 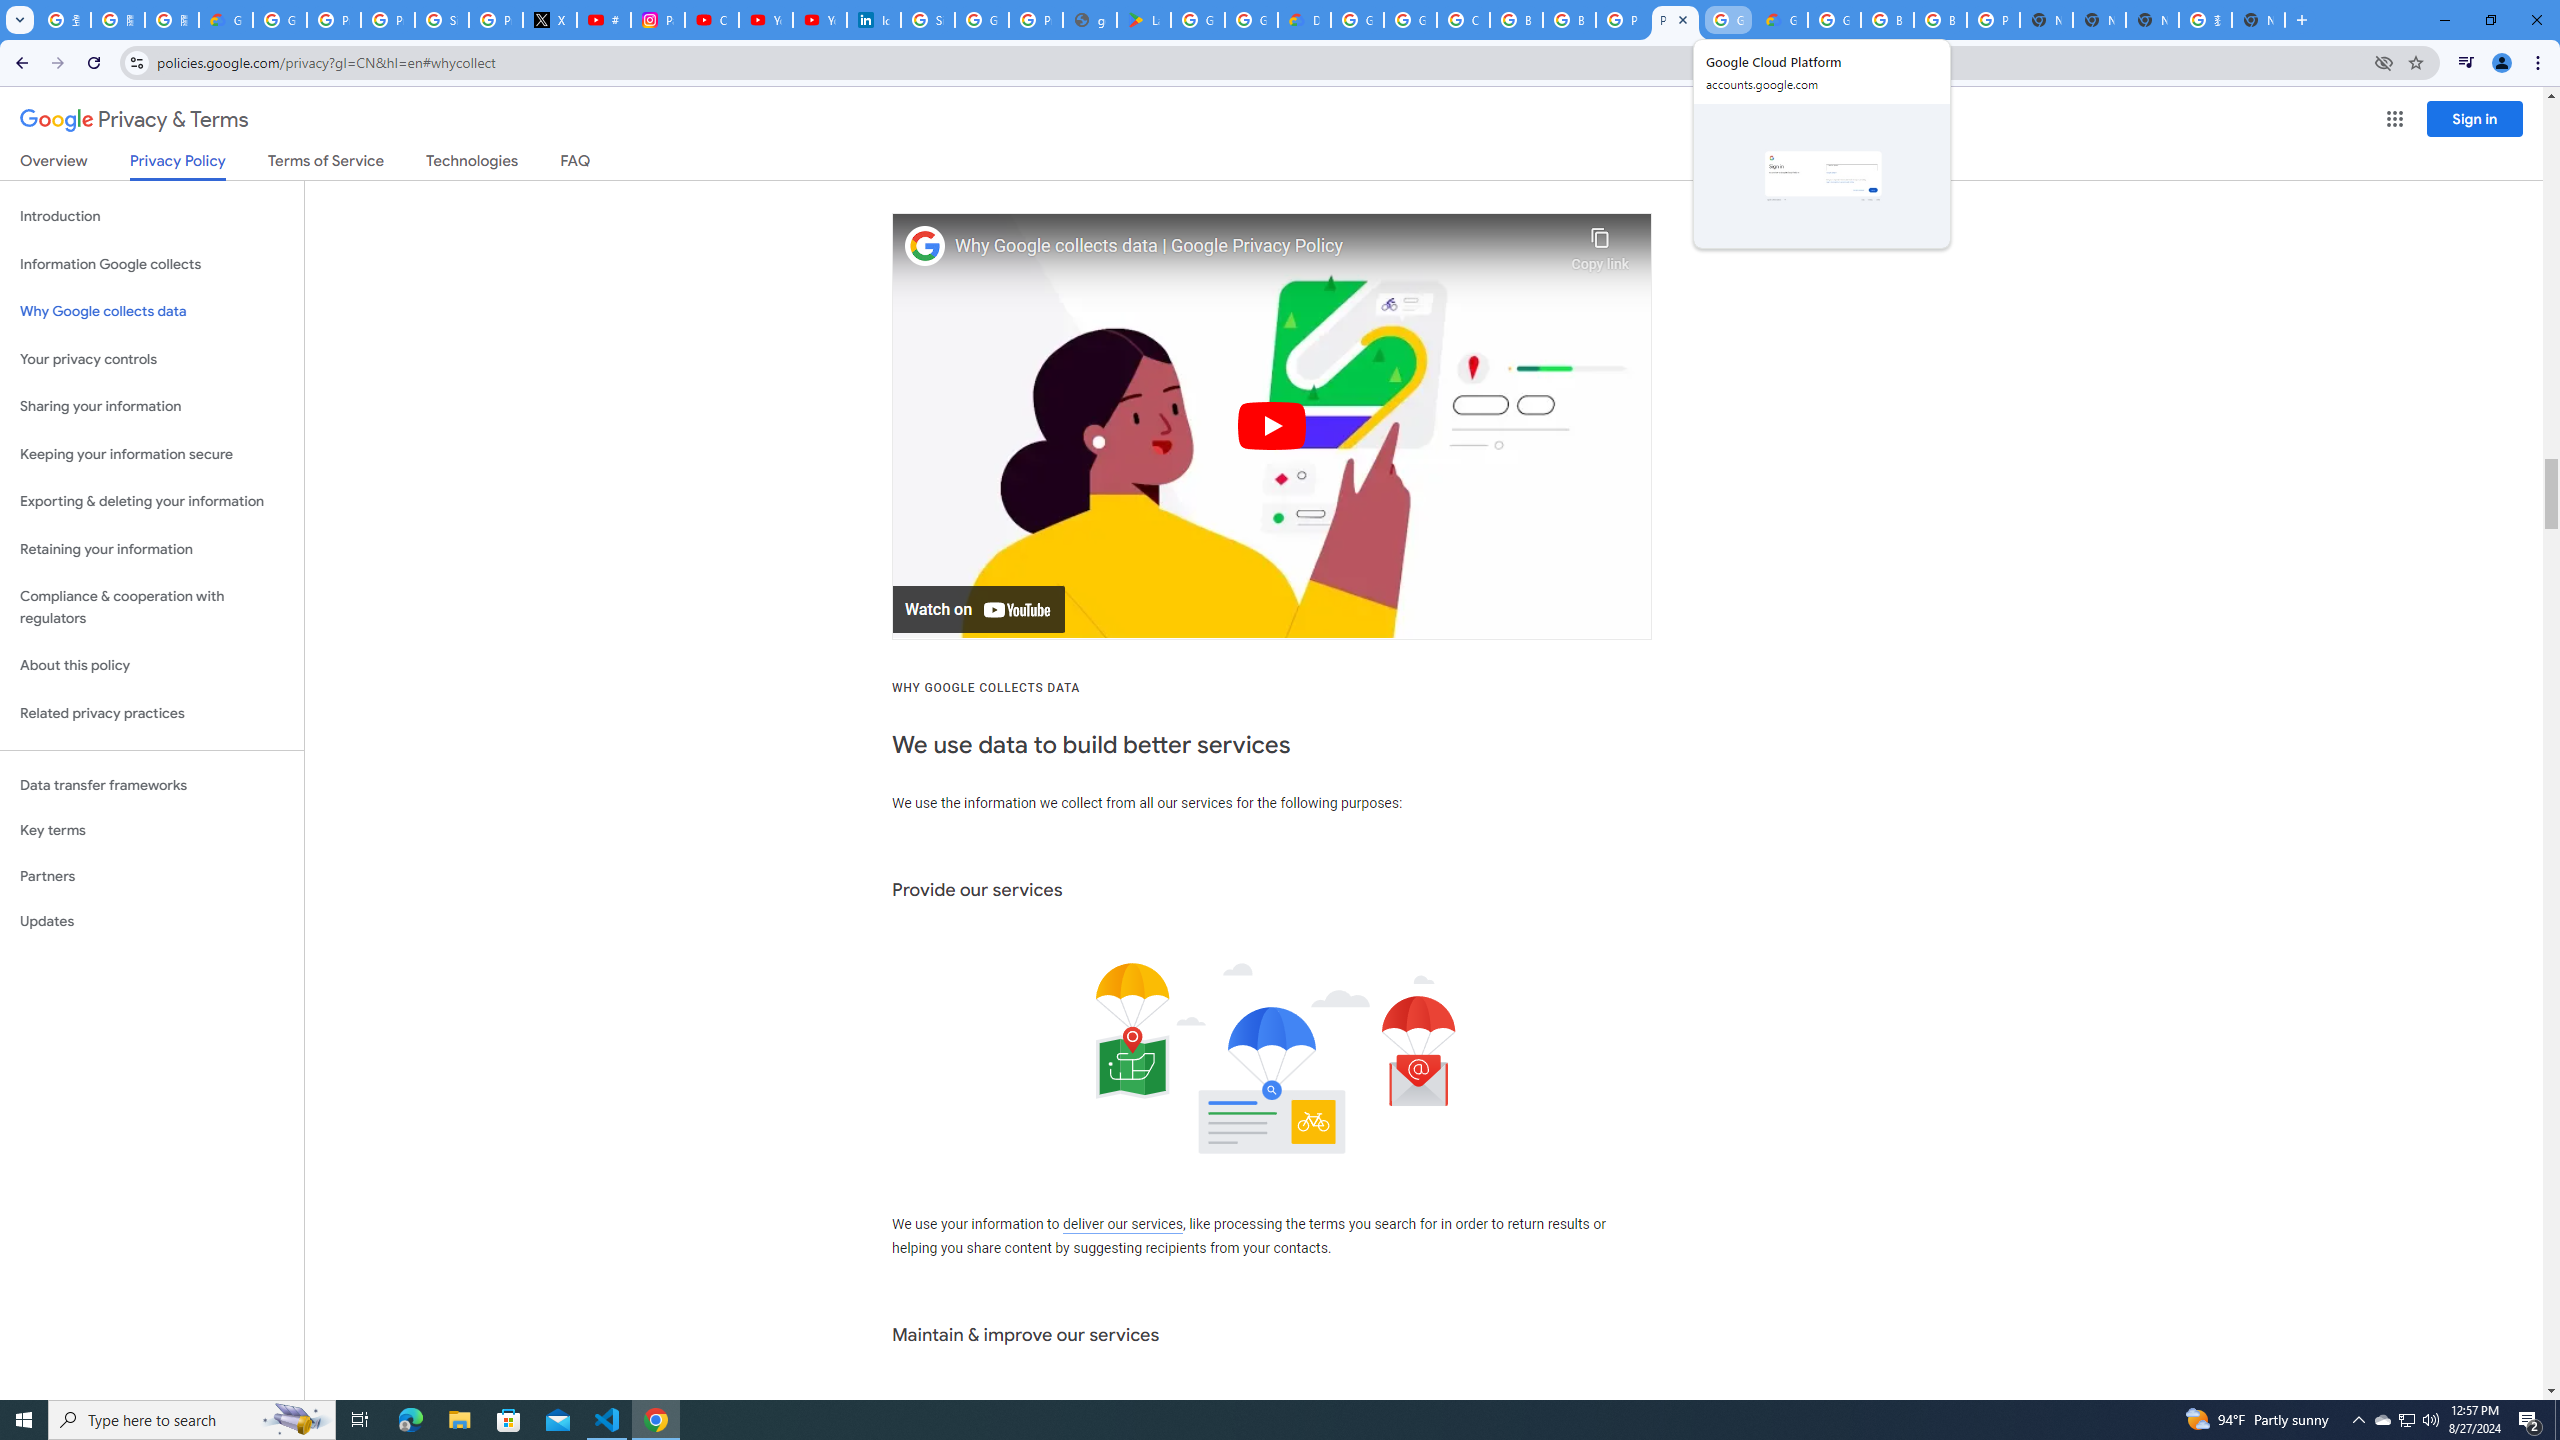 I want to click on 'Privacy Help Center - Policies Help', so click(x=388, y=19).